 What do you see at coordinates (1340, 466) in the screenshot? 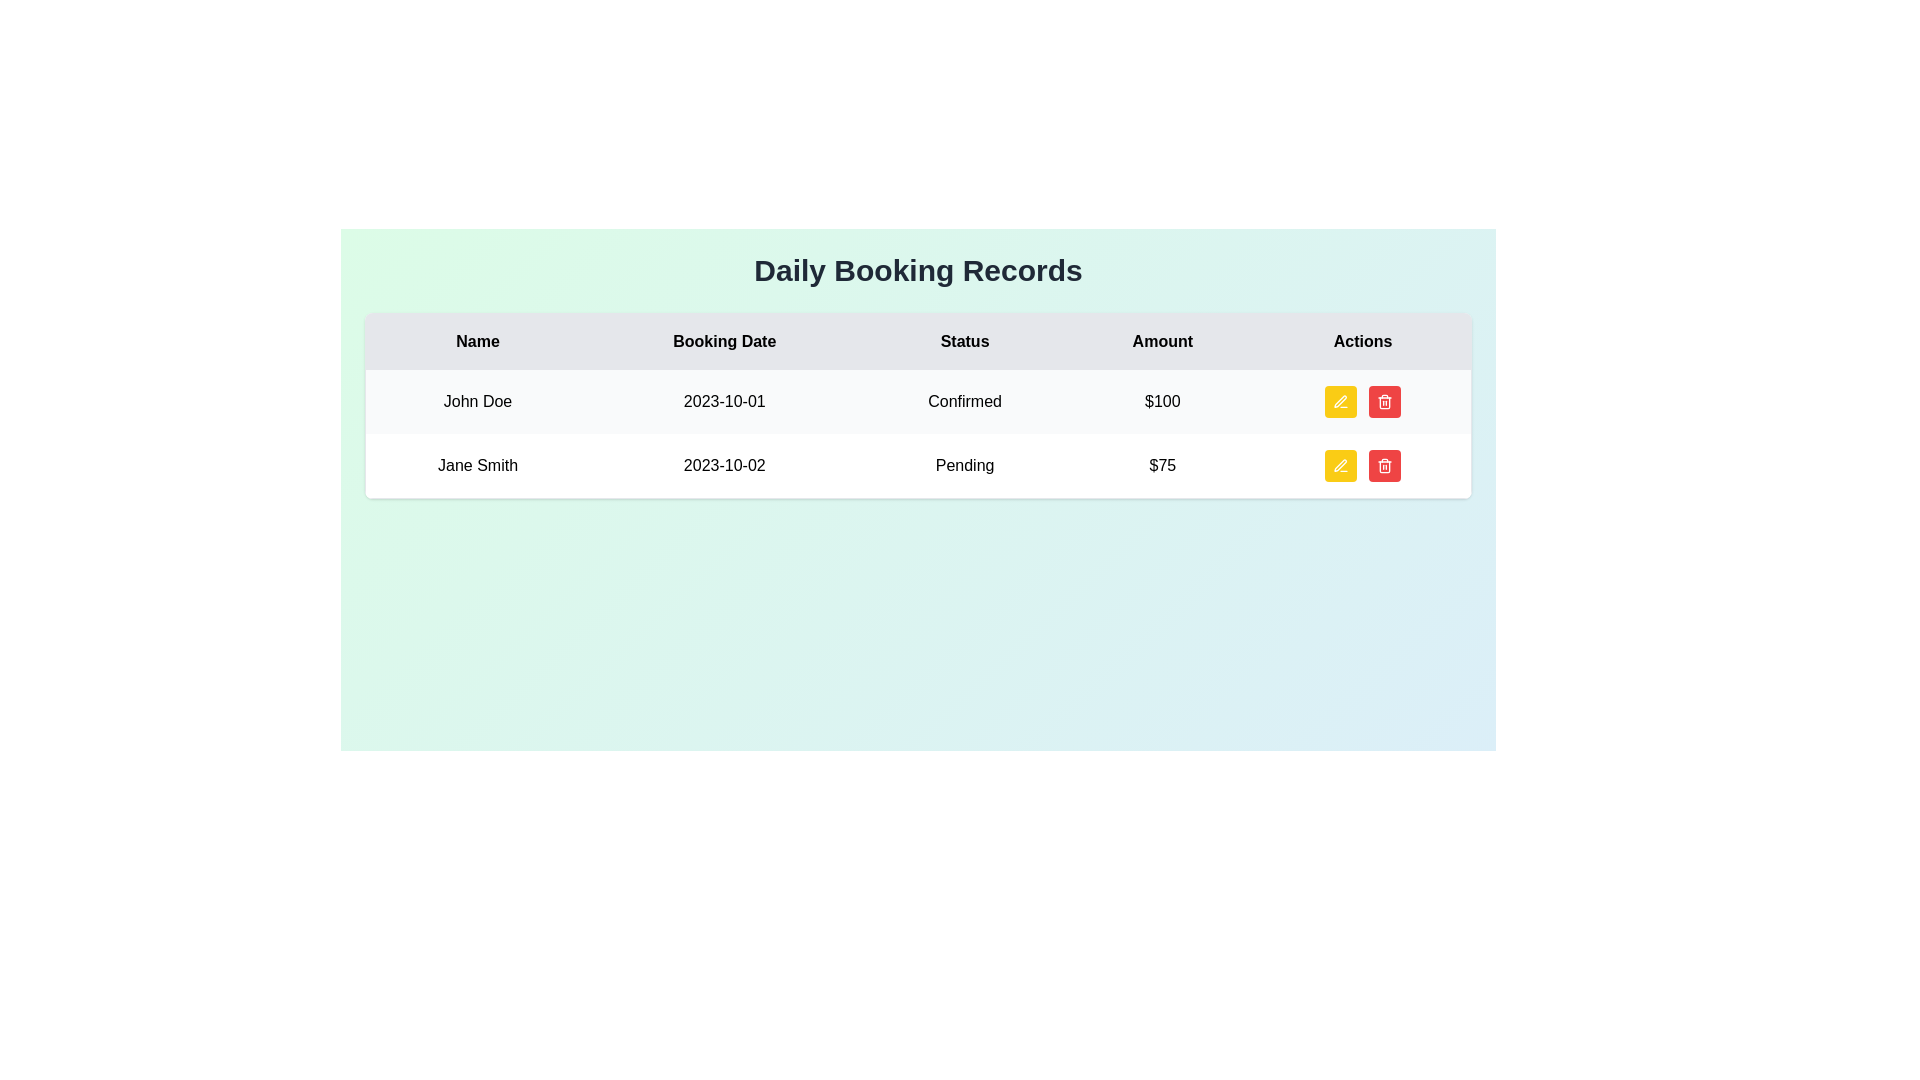
I see `the edit button located in the 'Actions' column of the second row in the table` at bounding box center [1340, 466].